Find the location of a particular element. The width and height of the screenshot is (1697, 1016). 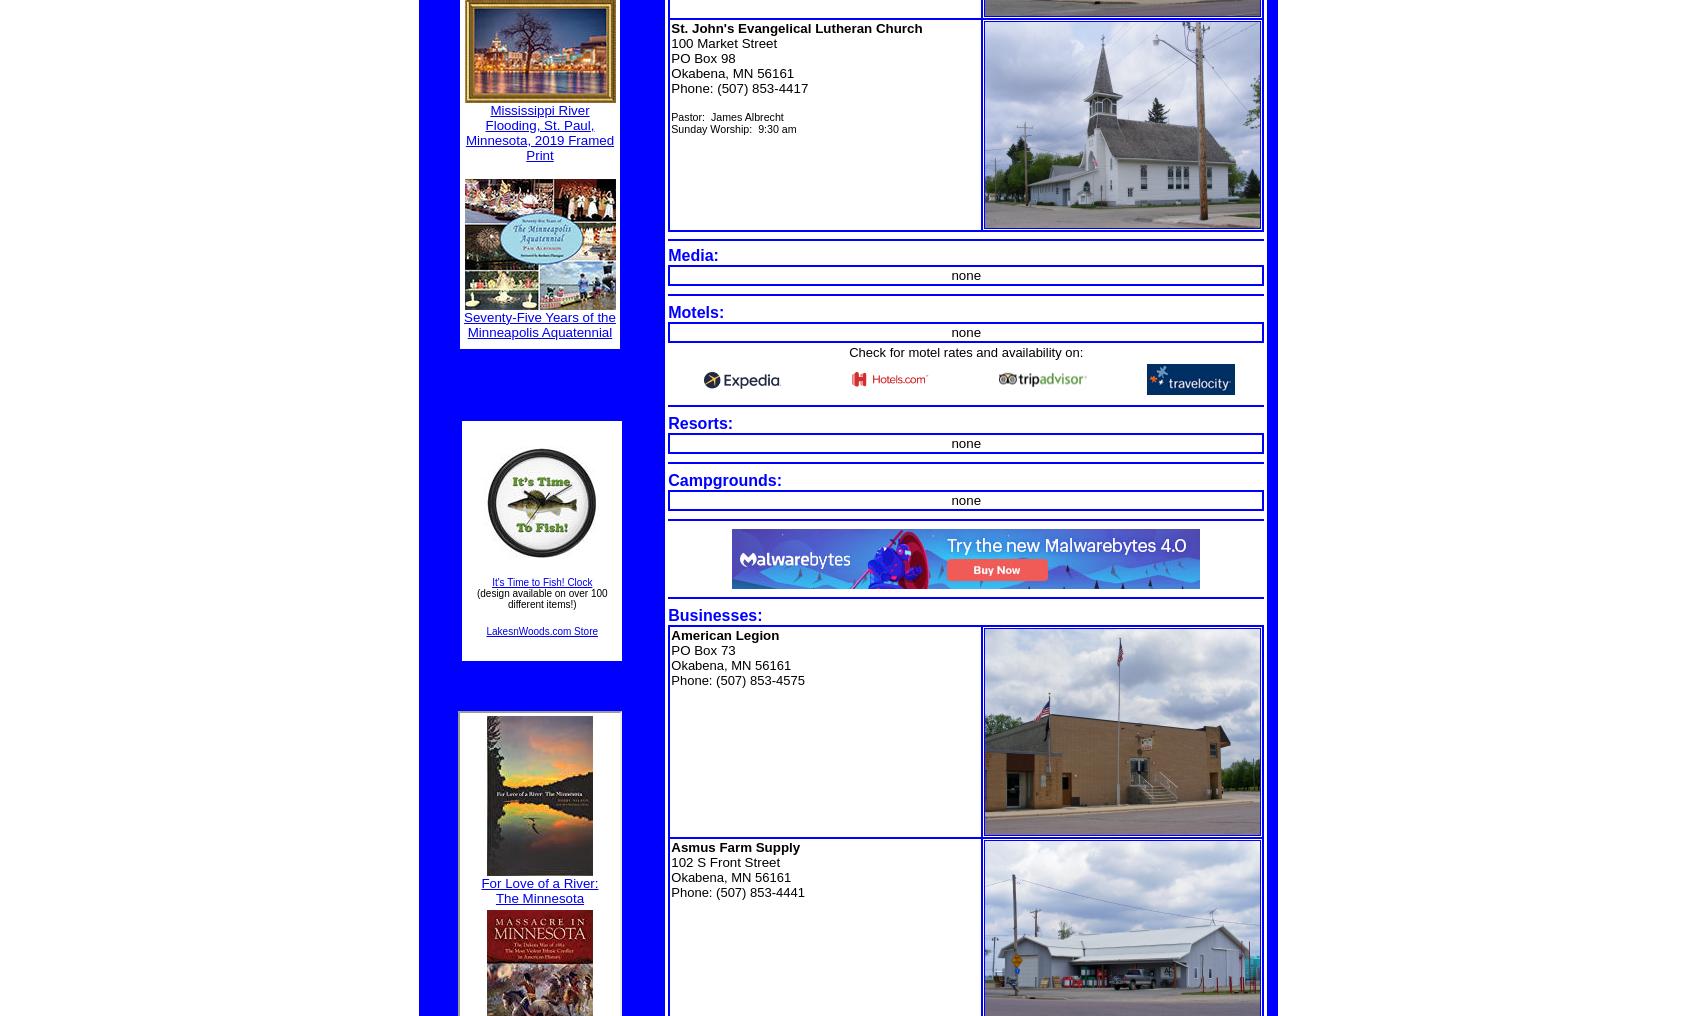

'American Legion' is located at coordinates (723, 635).